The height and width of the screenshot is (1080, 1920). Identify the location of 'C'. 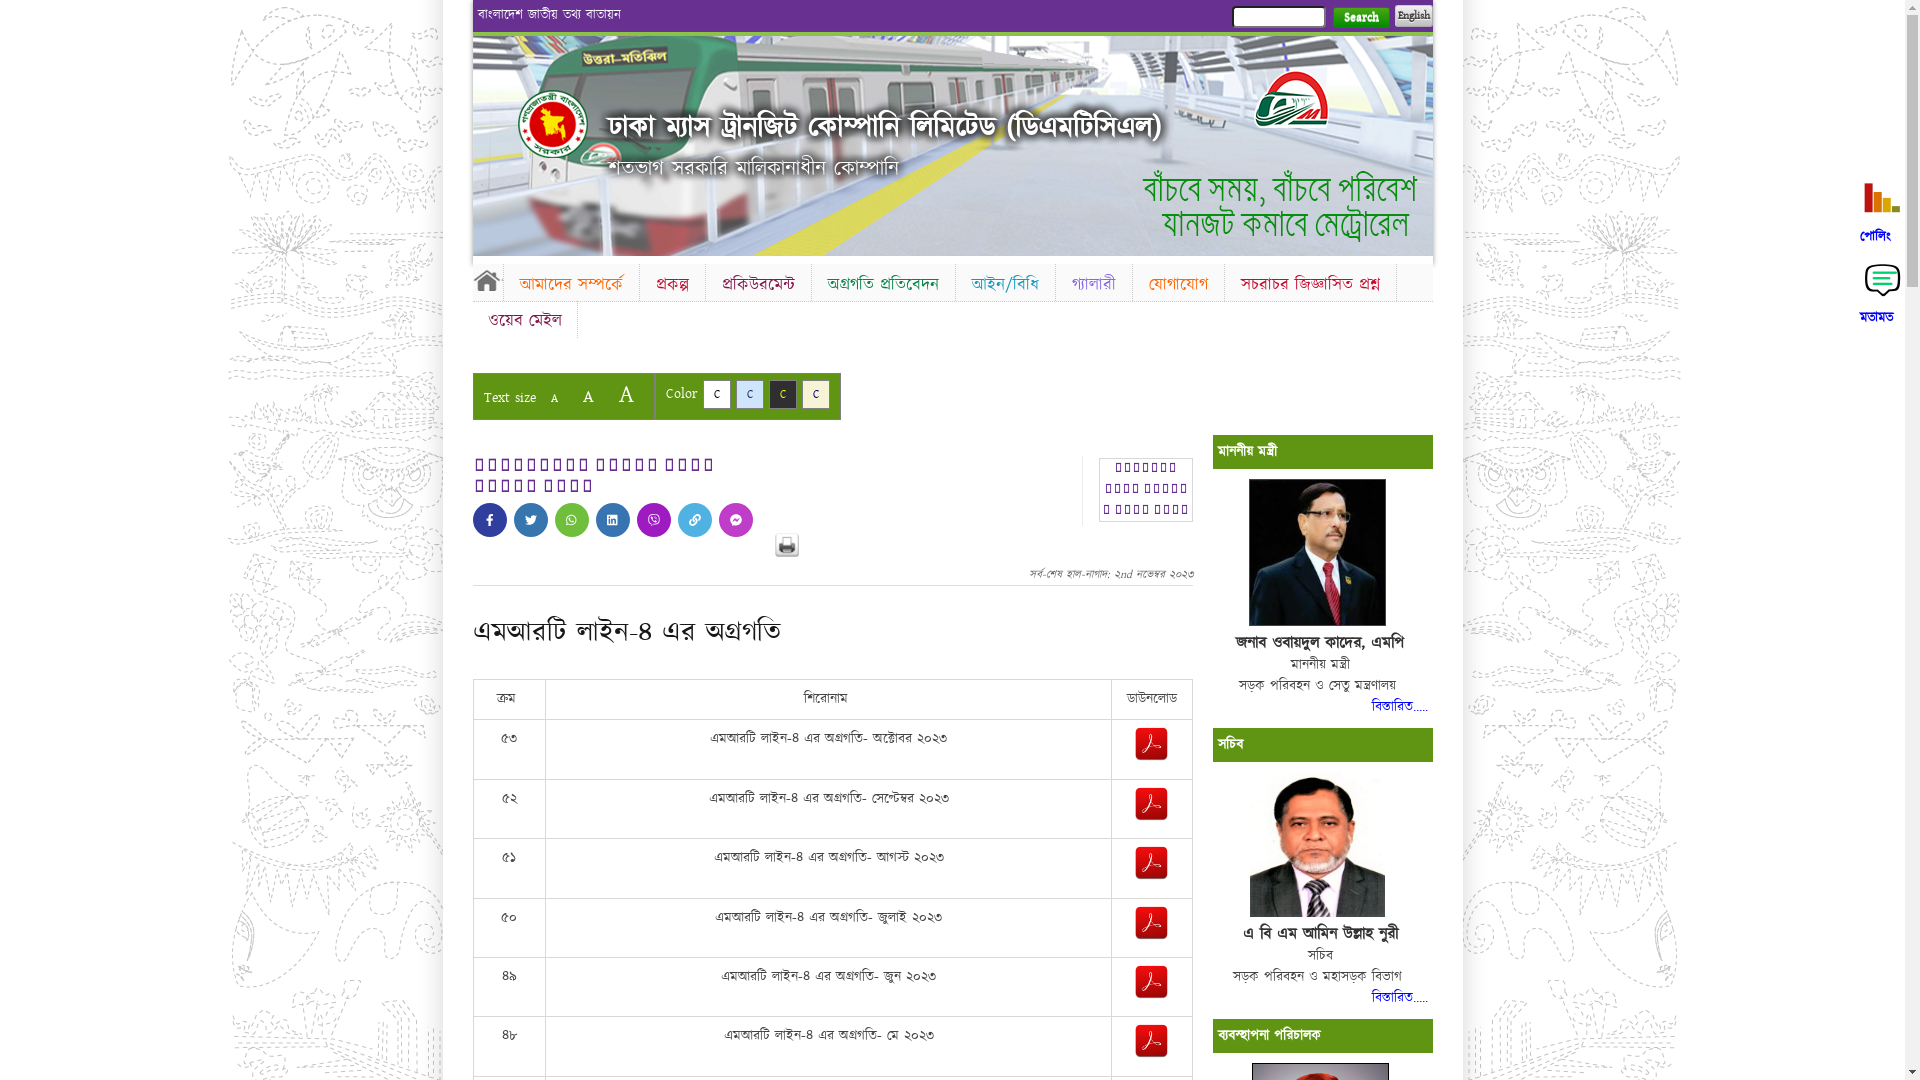
(781, 394).